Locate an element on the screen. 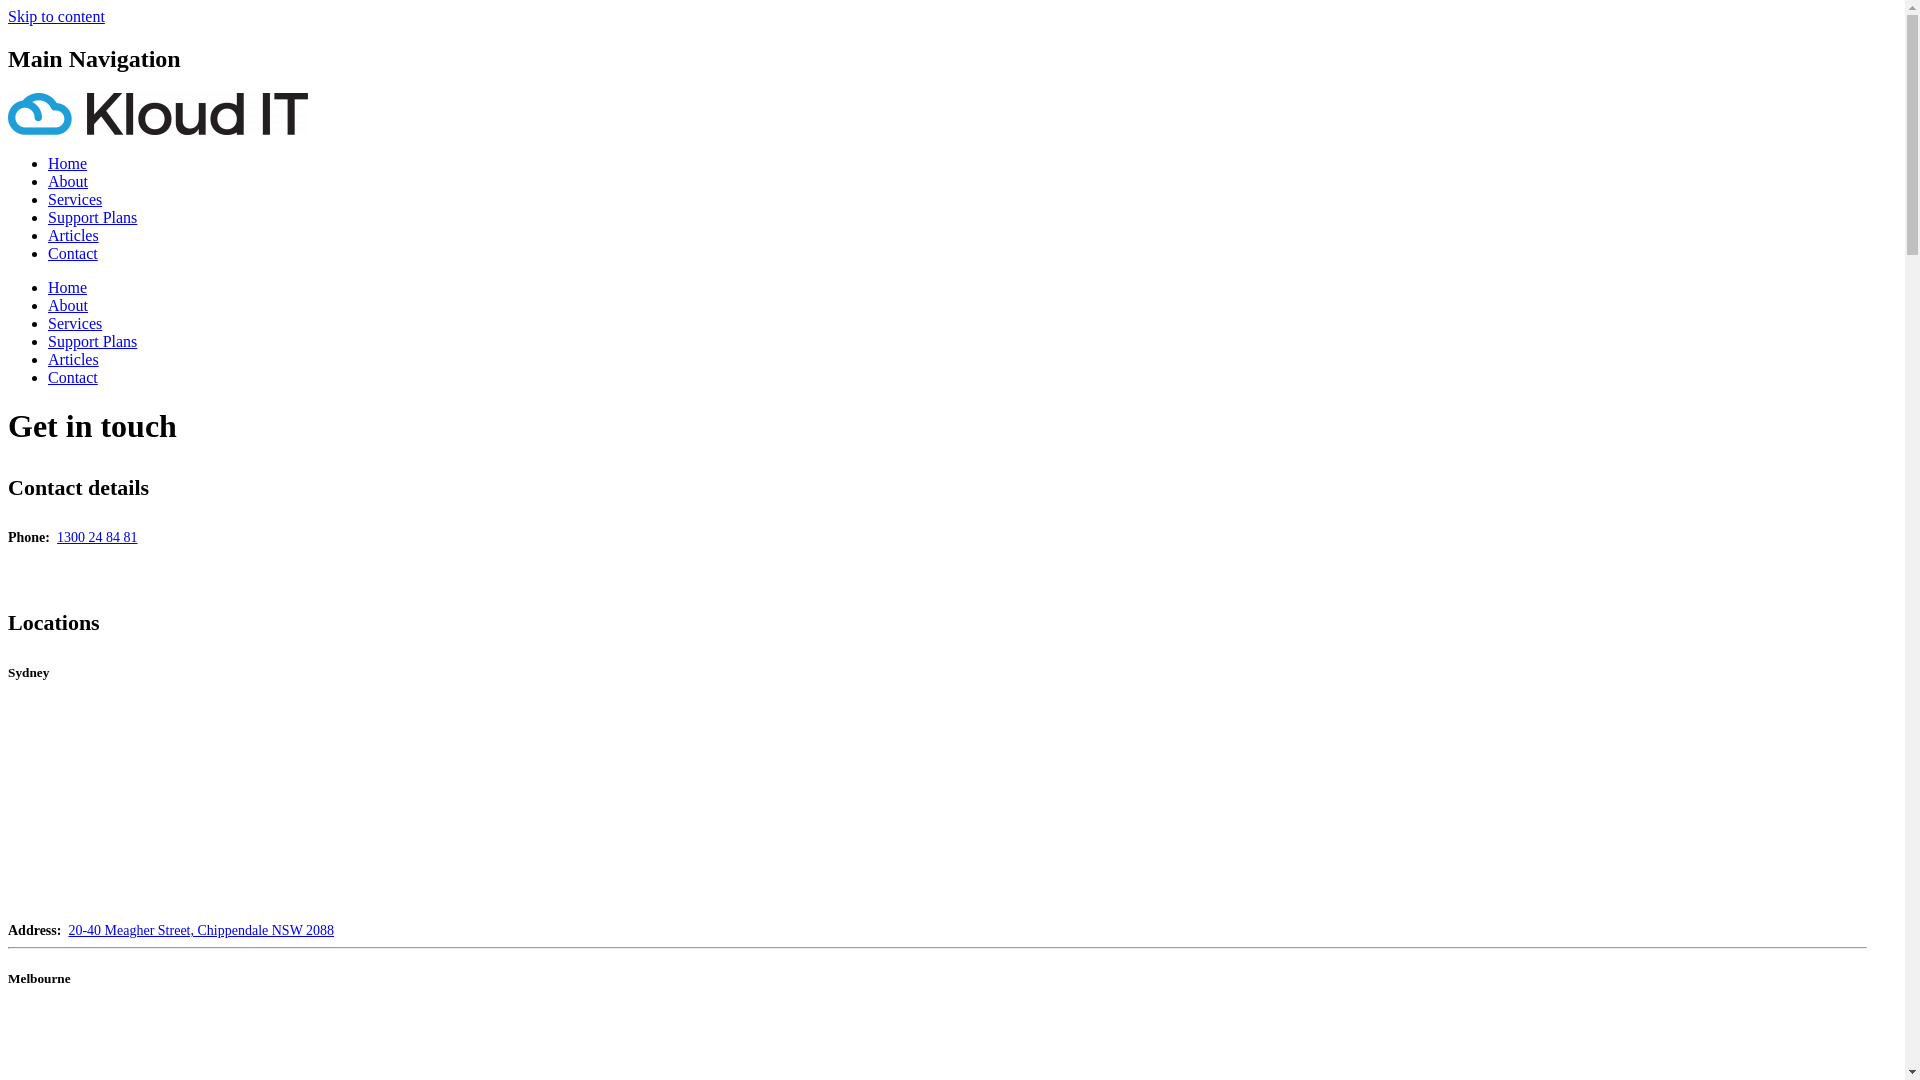 The height and width of the screenshot is (1080, 1920). 'Contact' is located at coordinates (72, 252).